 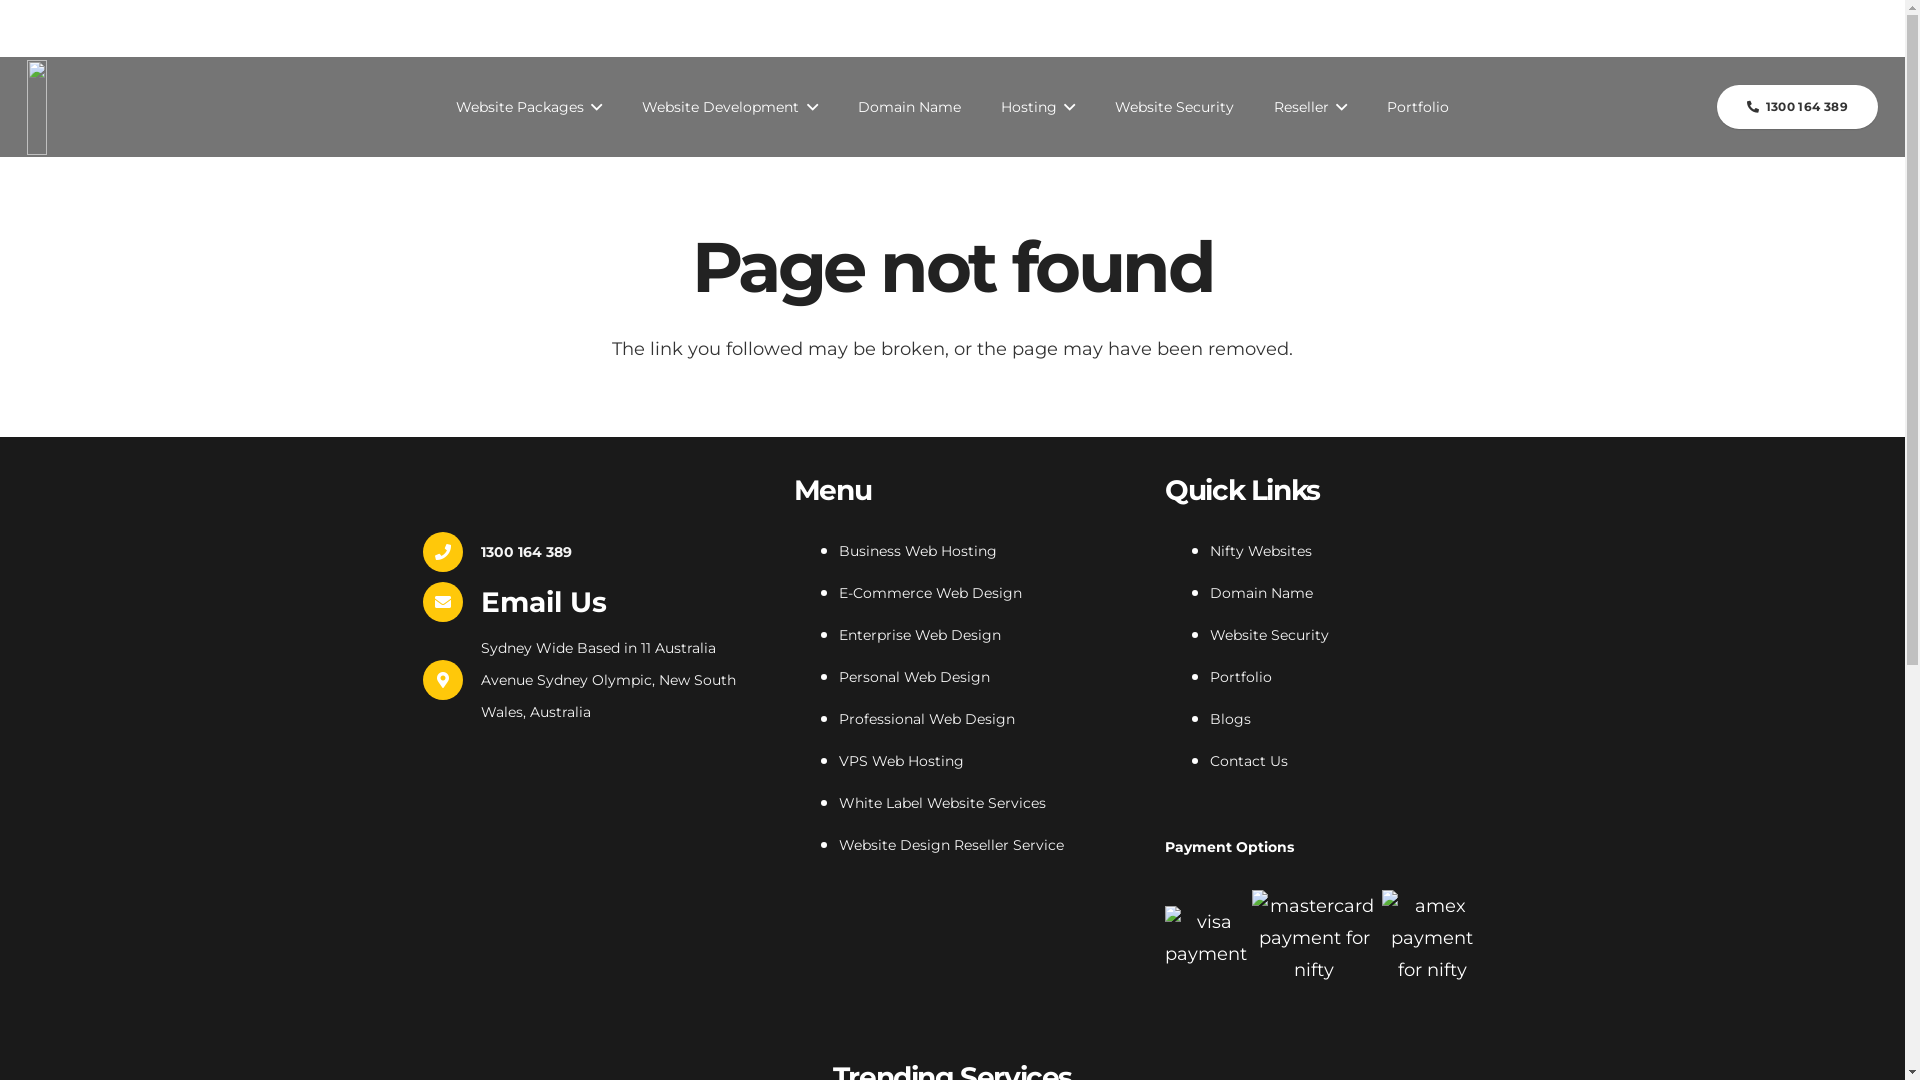 I want to click on 'E-Commerce Web Design', so click(x=929, y=592).